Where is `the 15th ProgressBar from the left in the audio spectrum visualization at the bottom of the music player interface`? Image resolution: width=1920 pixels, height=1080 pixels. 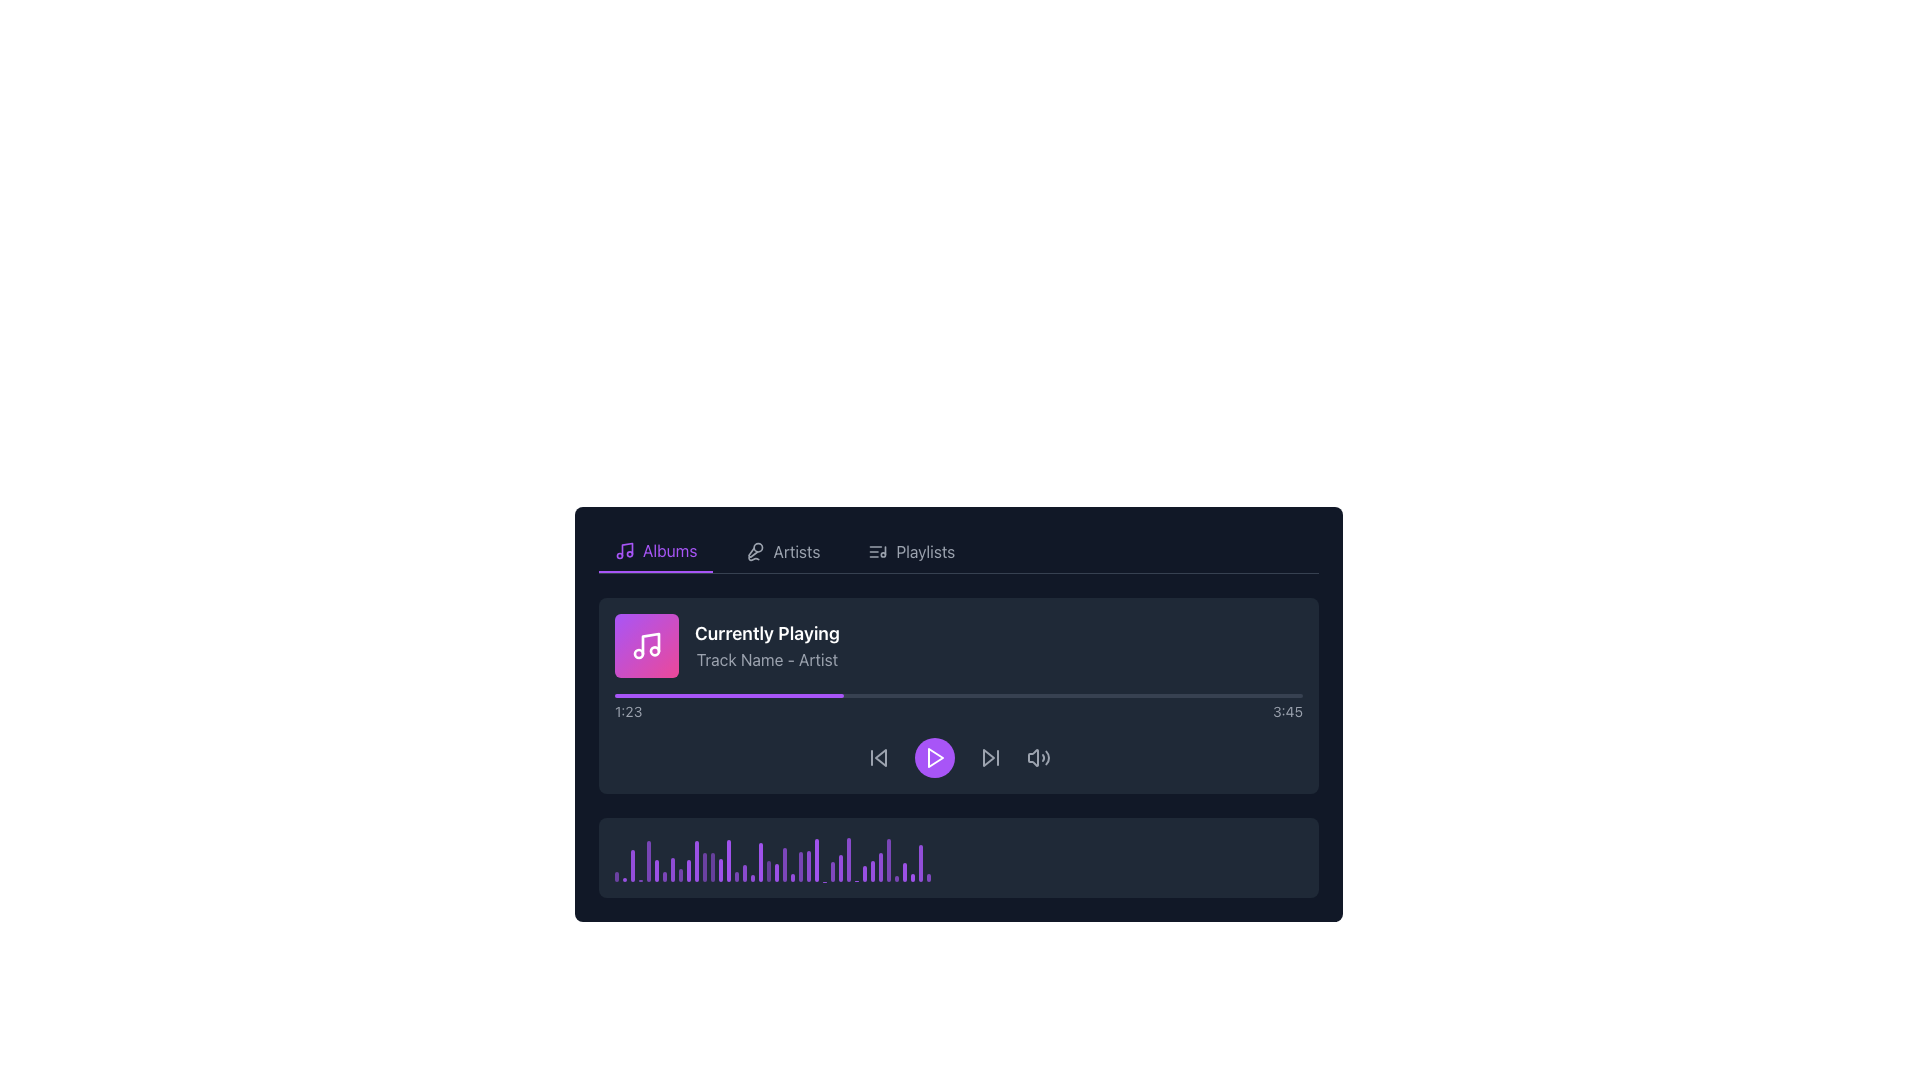
the 15th ProgressBar from the left in the audio spectrum visualization at the bottom of the music player interface is located at coordinates (728, 859).